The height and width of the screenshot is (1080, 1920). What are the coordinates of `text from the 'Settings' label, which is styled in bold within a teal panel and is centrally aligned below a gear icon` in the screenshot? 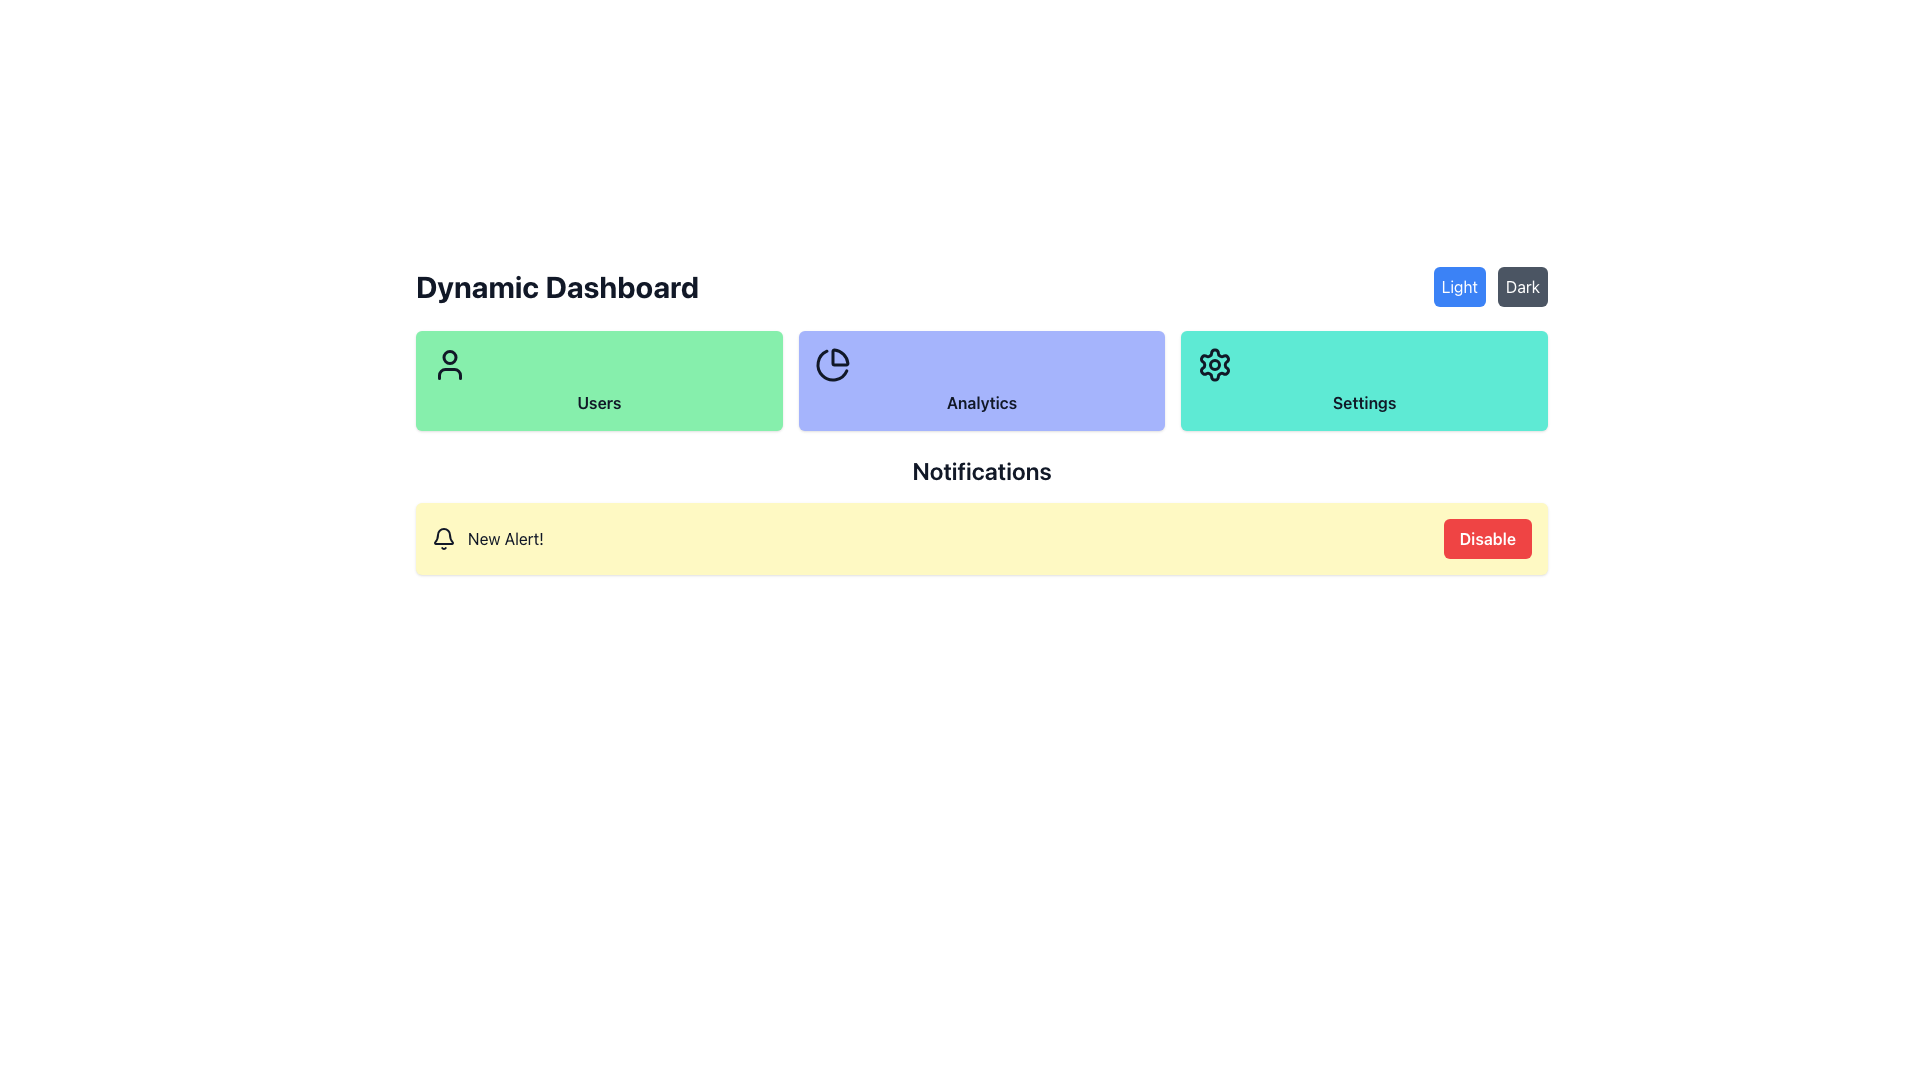 It's located at (1363, 402).